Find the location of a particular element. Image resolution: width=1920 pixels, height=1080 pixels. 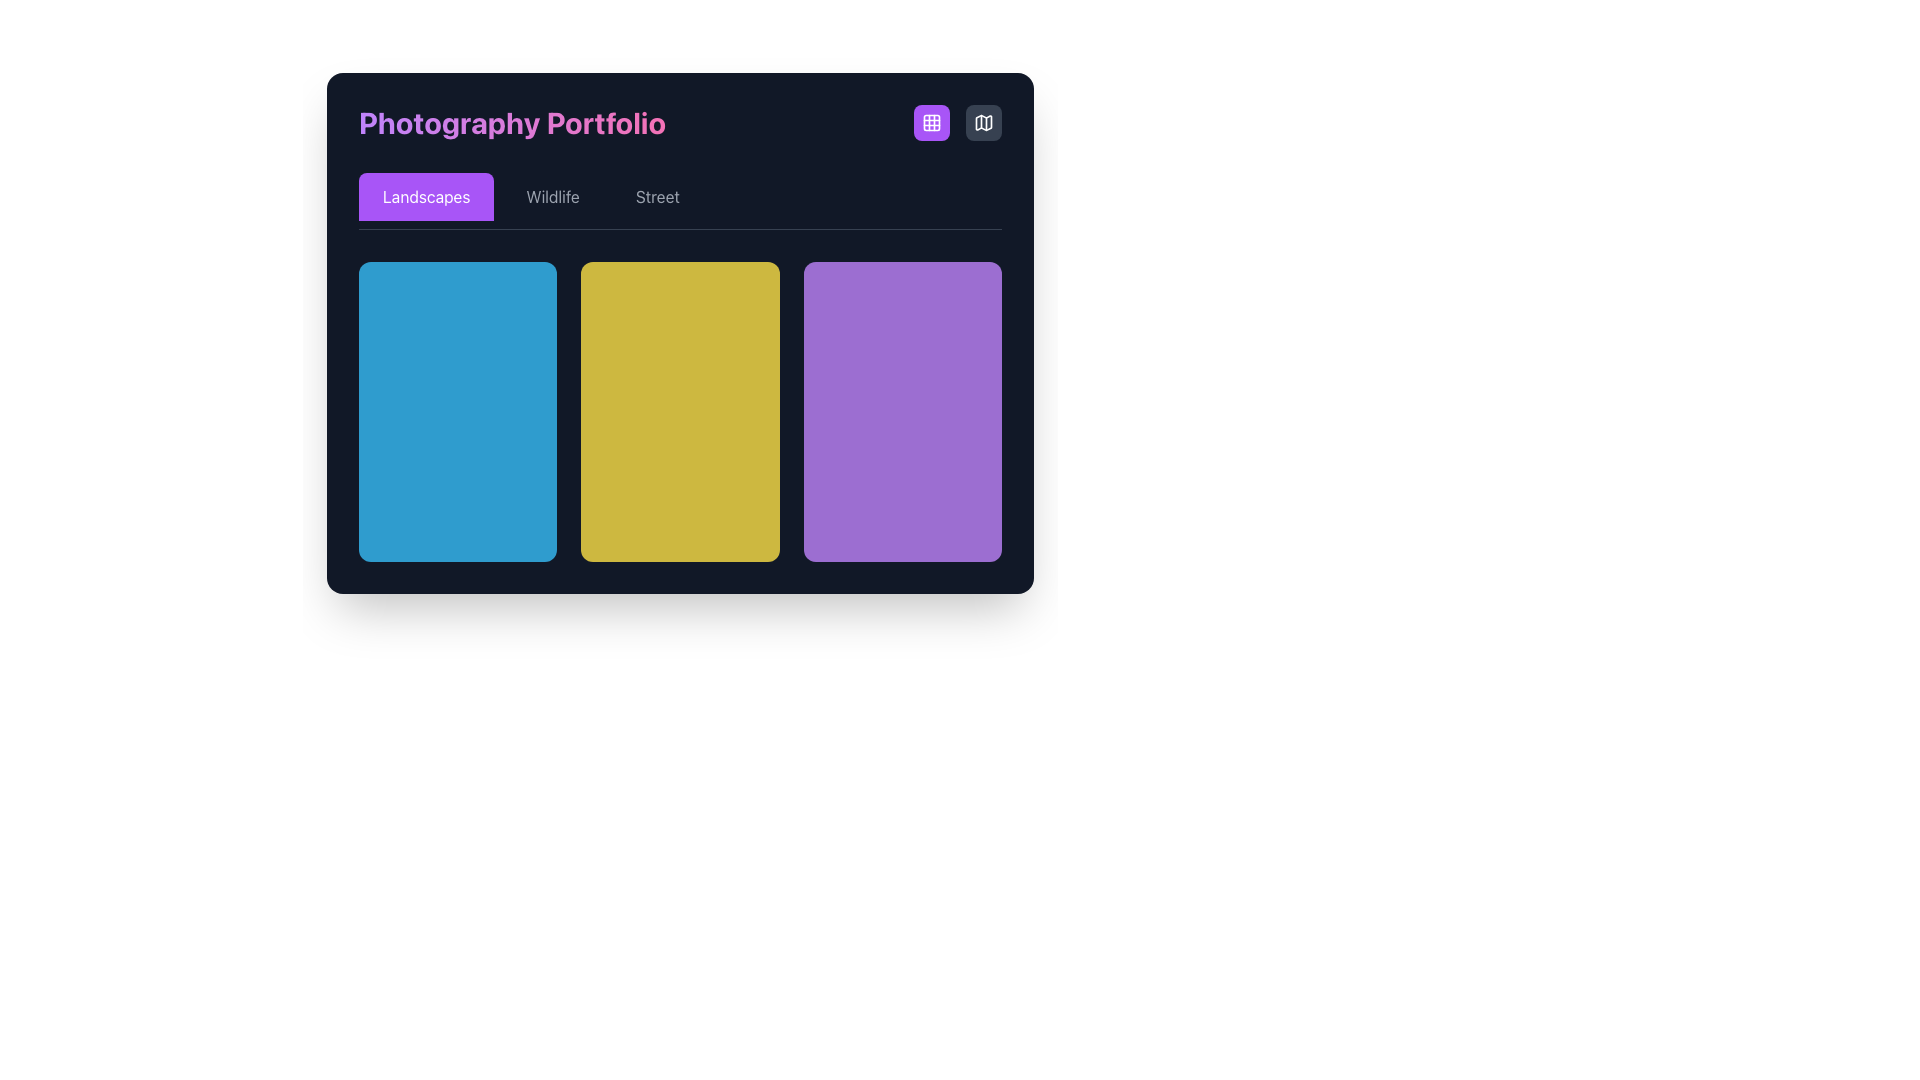

the purple circular button with a grid icon located in the upper-right corner of the user interface to switch views is located at coordinates (957, 123).